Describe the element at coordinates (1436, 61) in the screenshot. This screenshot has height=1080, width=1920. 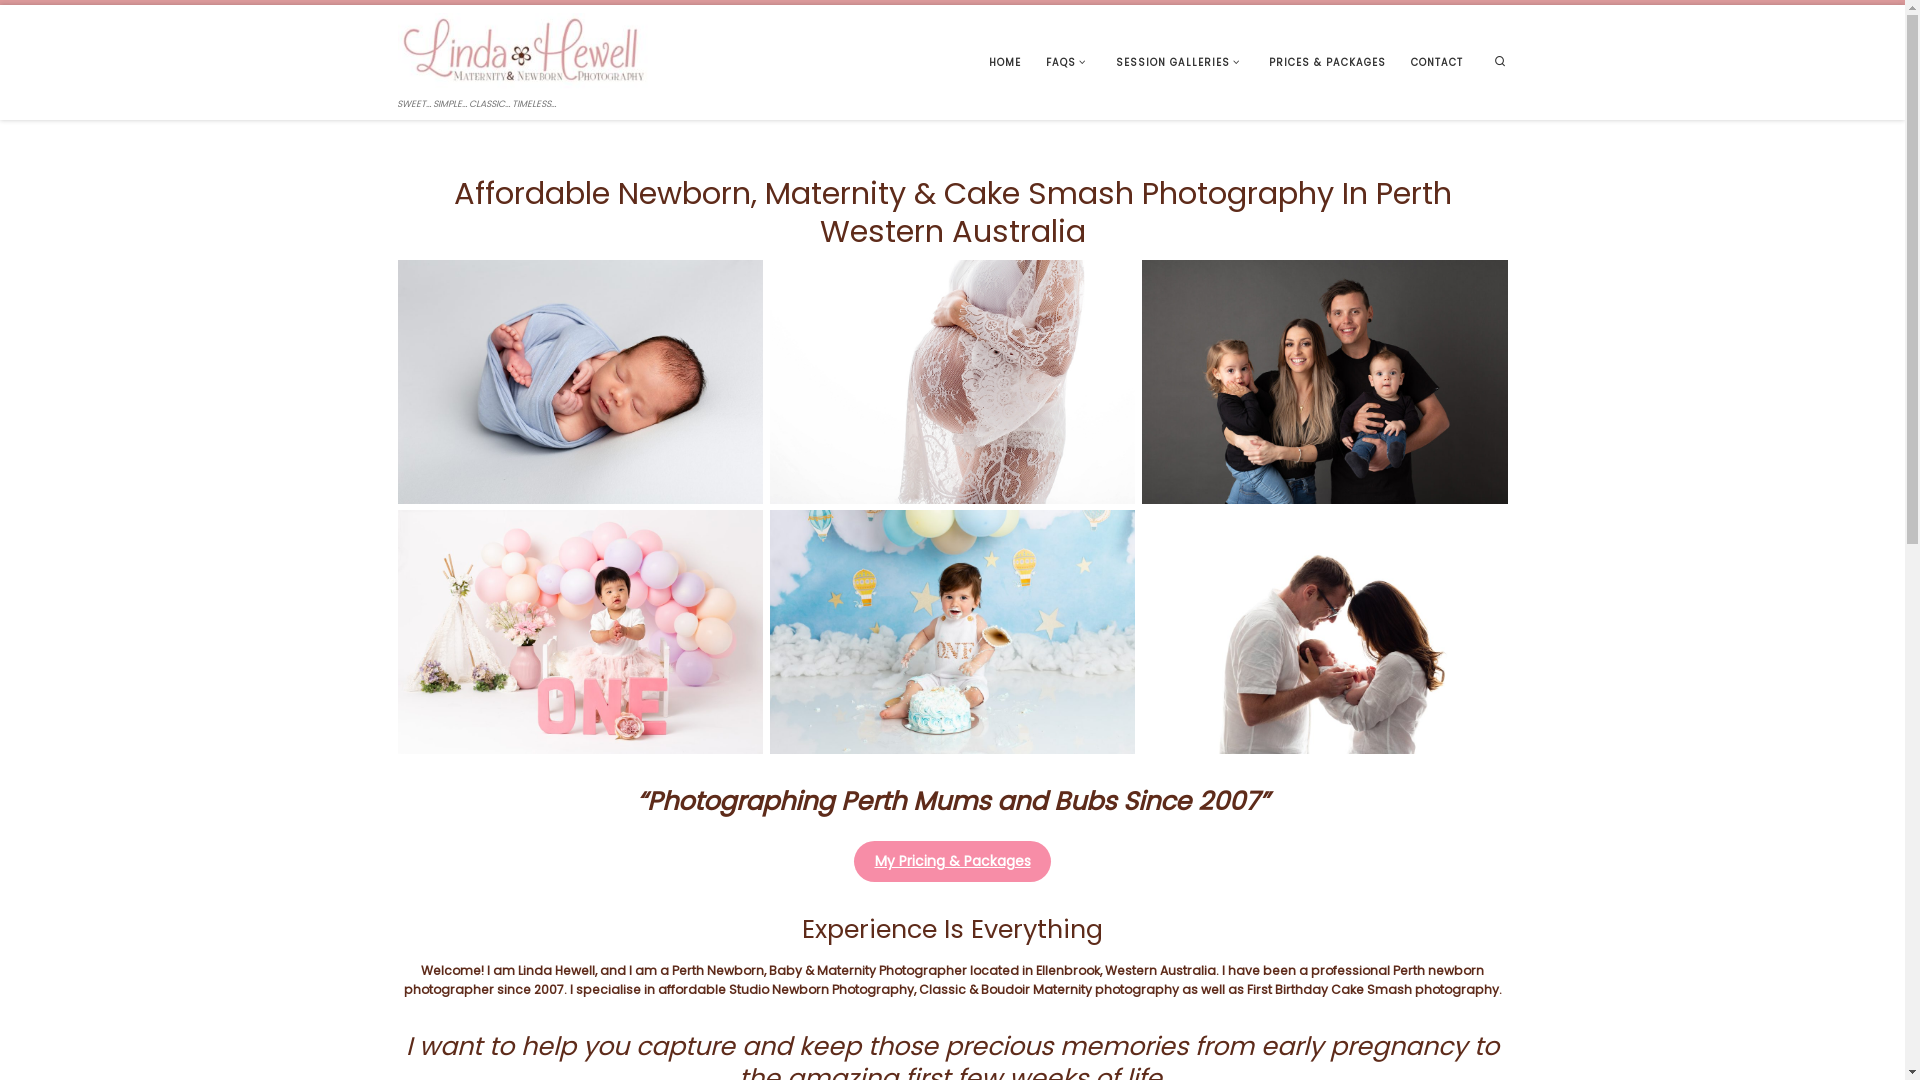
I see `'CONTACT'` at that location.